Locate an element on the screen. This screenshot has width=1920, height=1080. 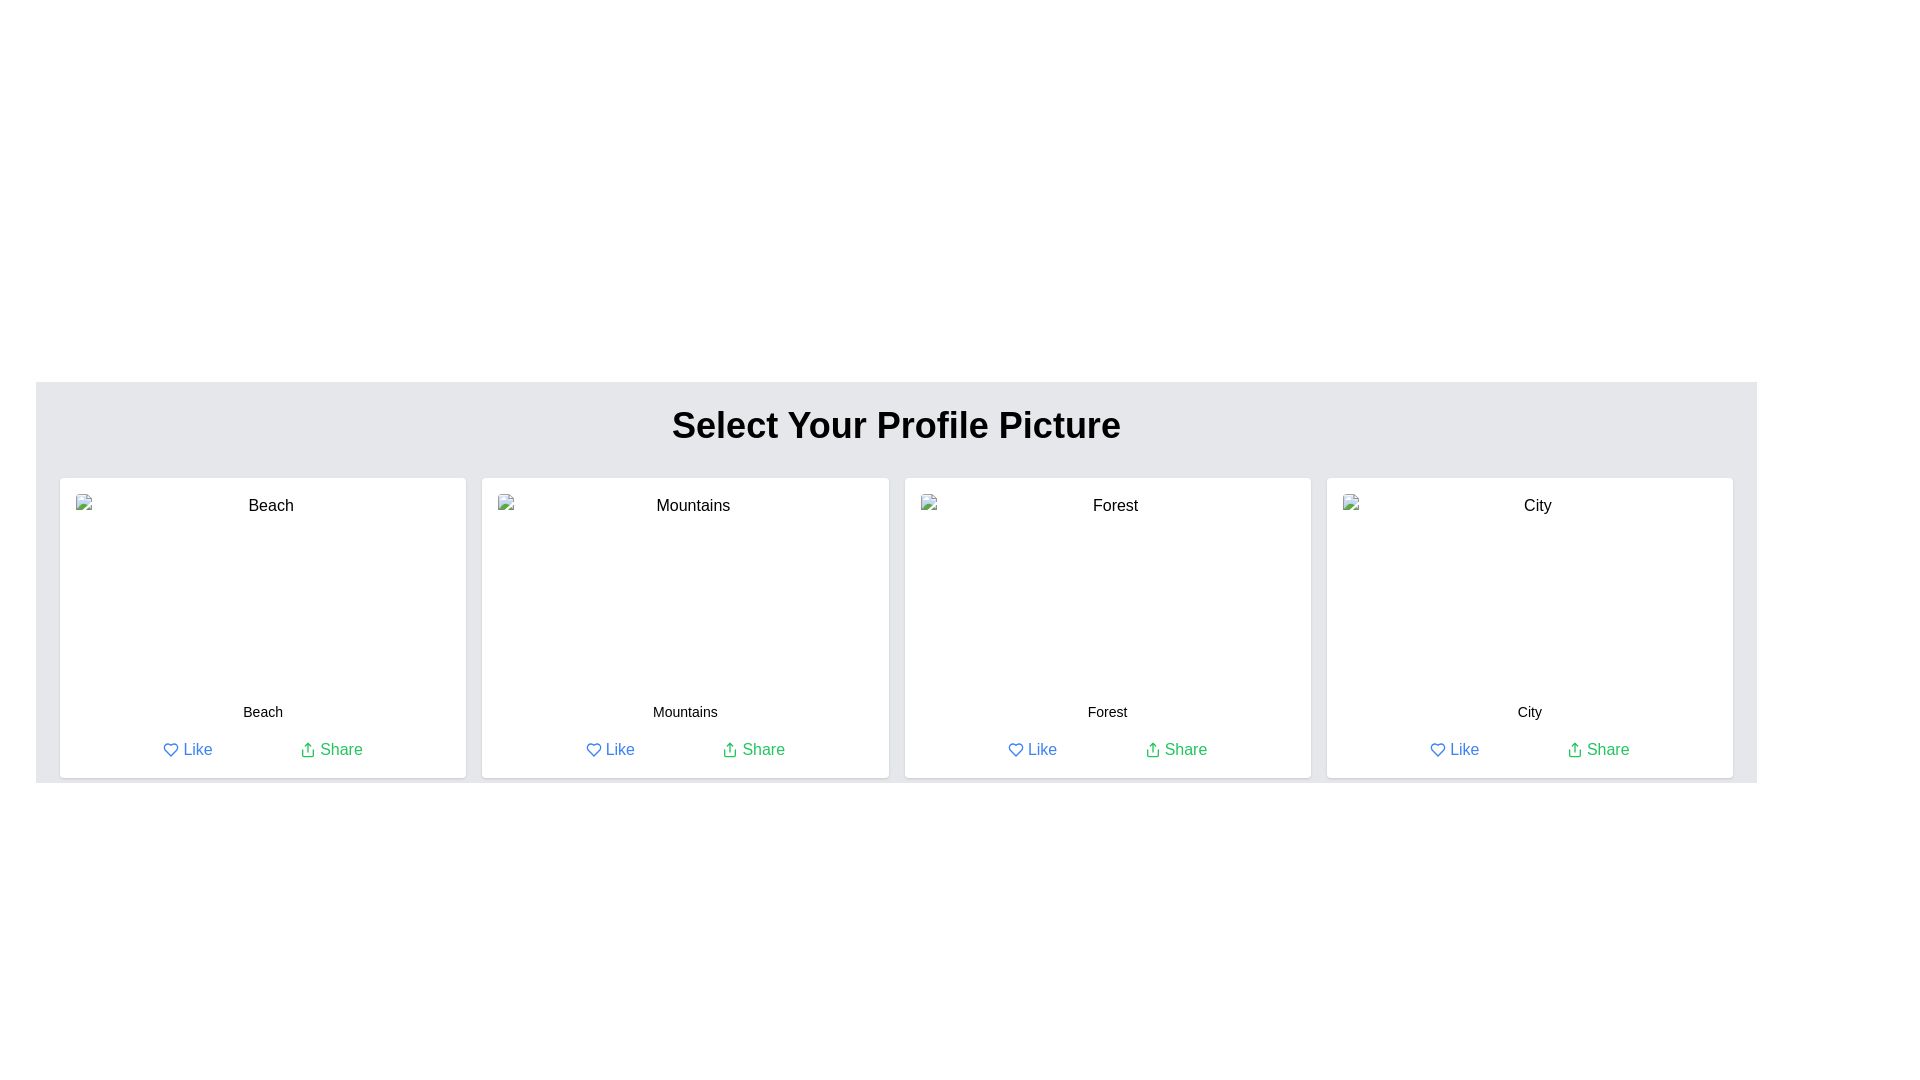
the heart icon located in the 'Like' action area under the 'Forest' profile picture card is located at coordinates (1015, 749).